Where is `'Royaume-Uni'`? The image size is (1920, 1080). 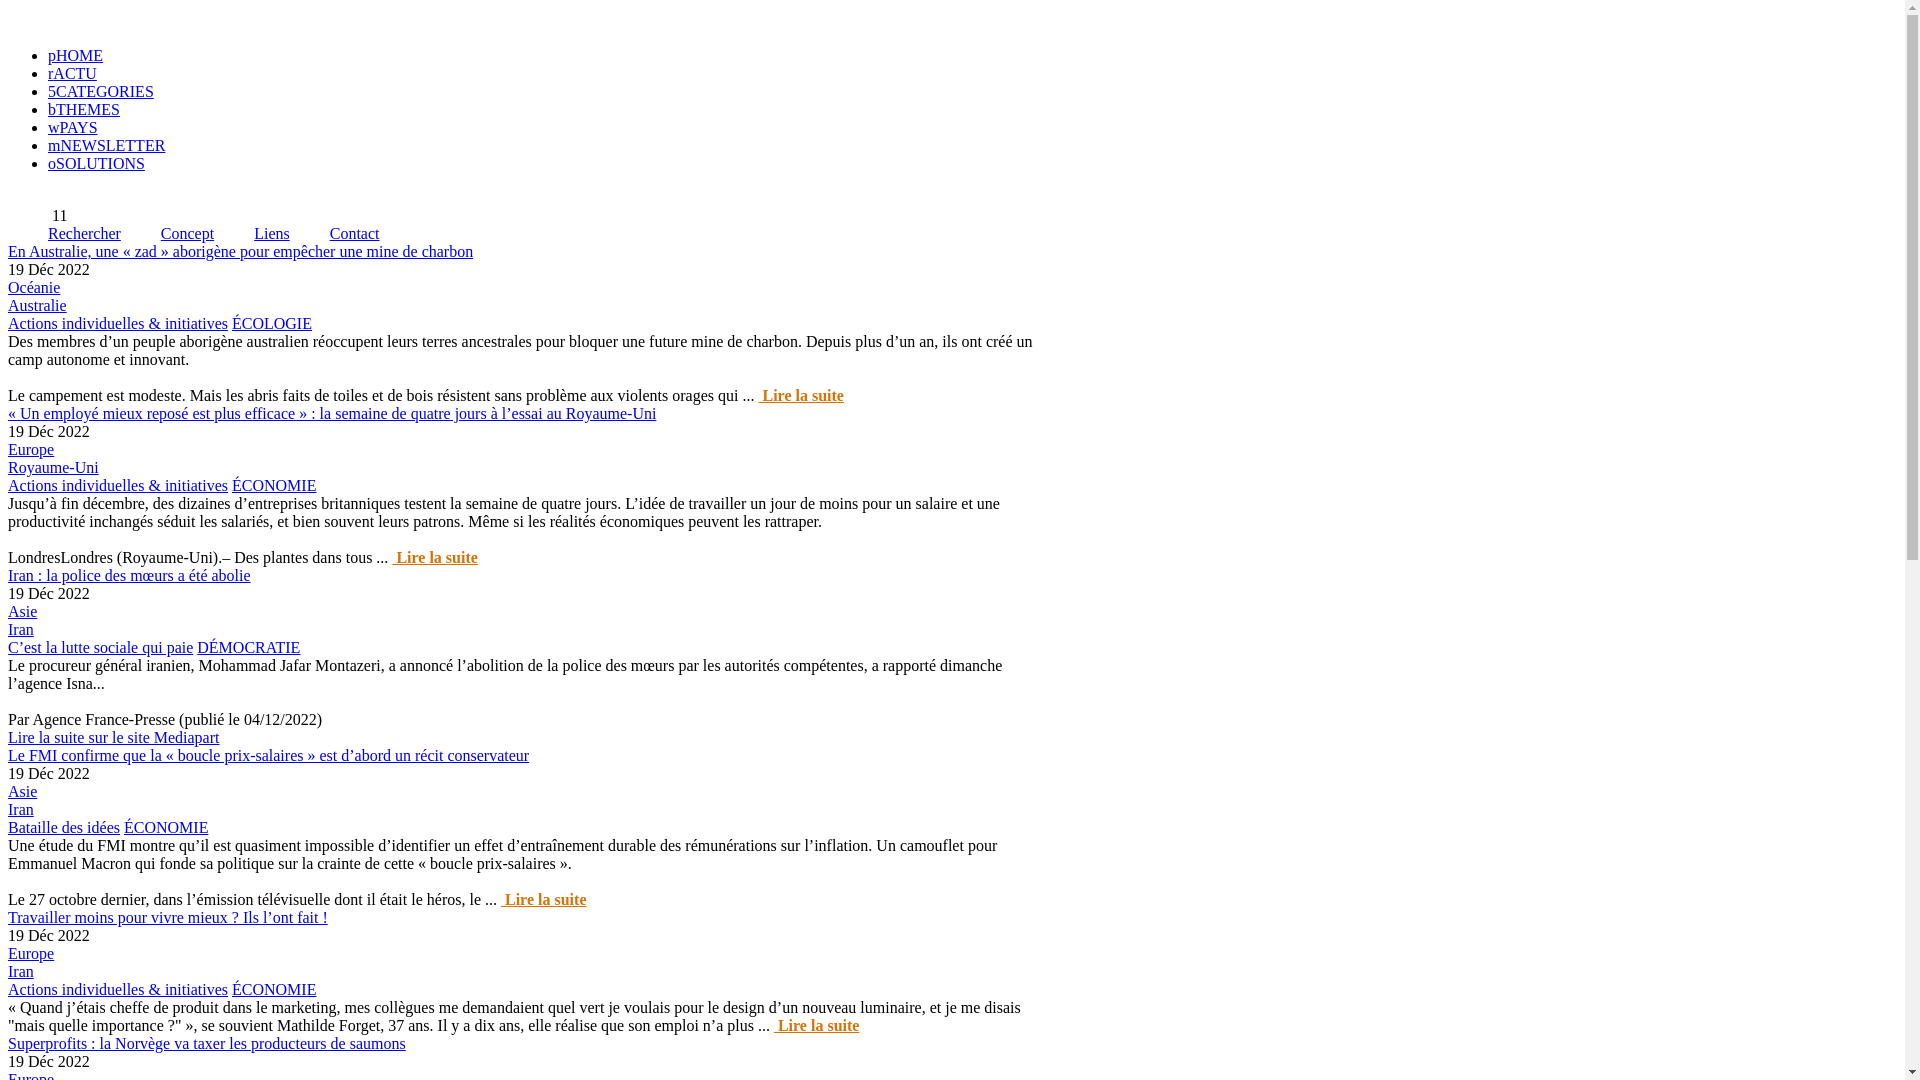 'Royaume-Uni' is located at coordinates (53, 467).